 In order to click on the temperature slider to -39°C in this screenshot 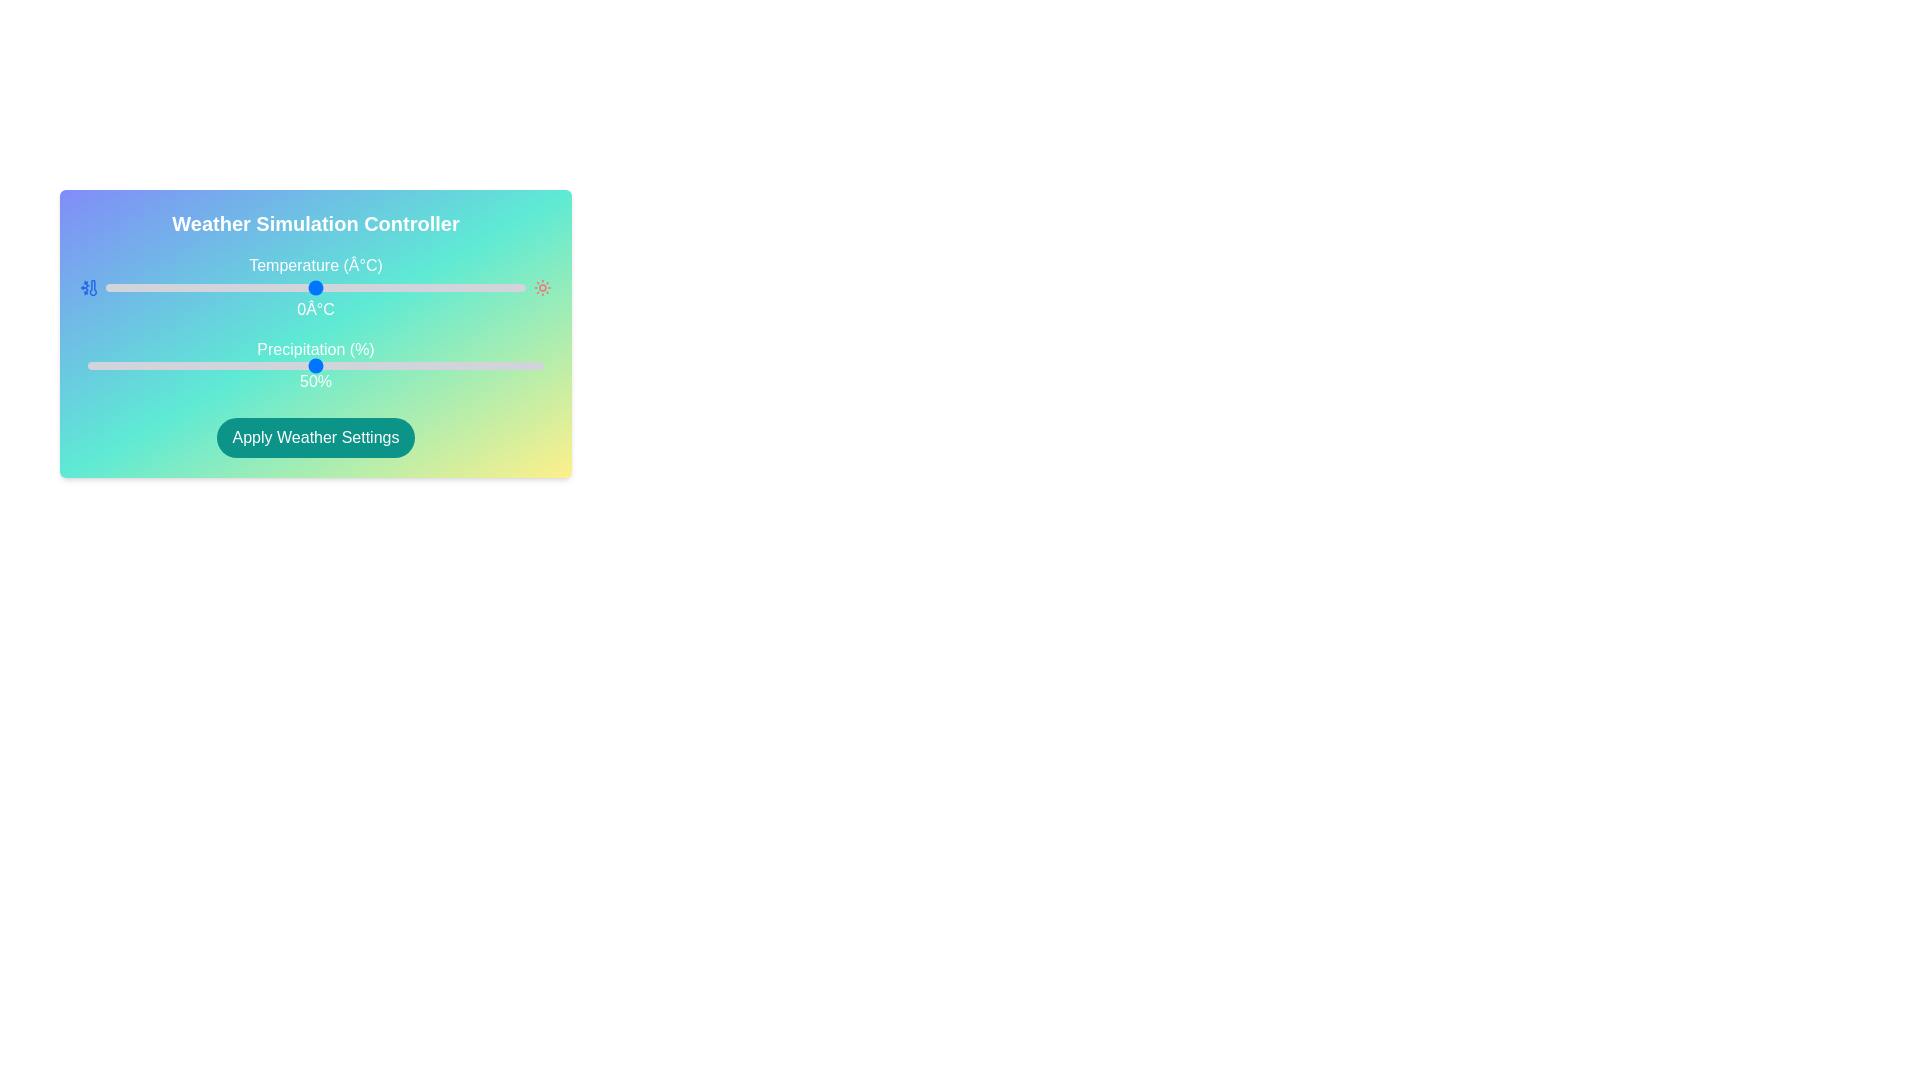, I will do `click(151, 288)`.